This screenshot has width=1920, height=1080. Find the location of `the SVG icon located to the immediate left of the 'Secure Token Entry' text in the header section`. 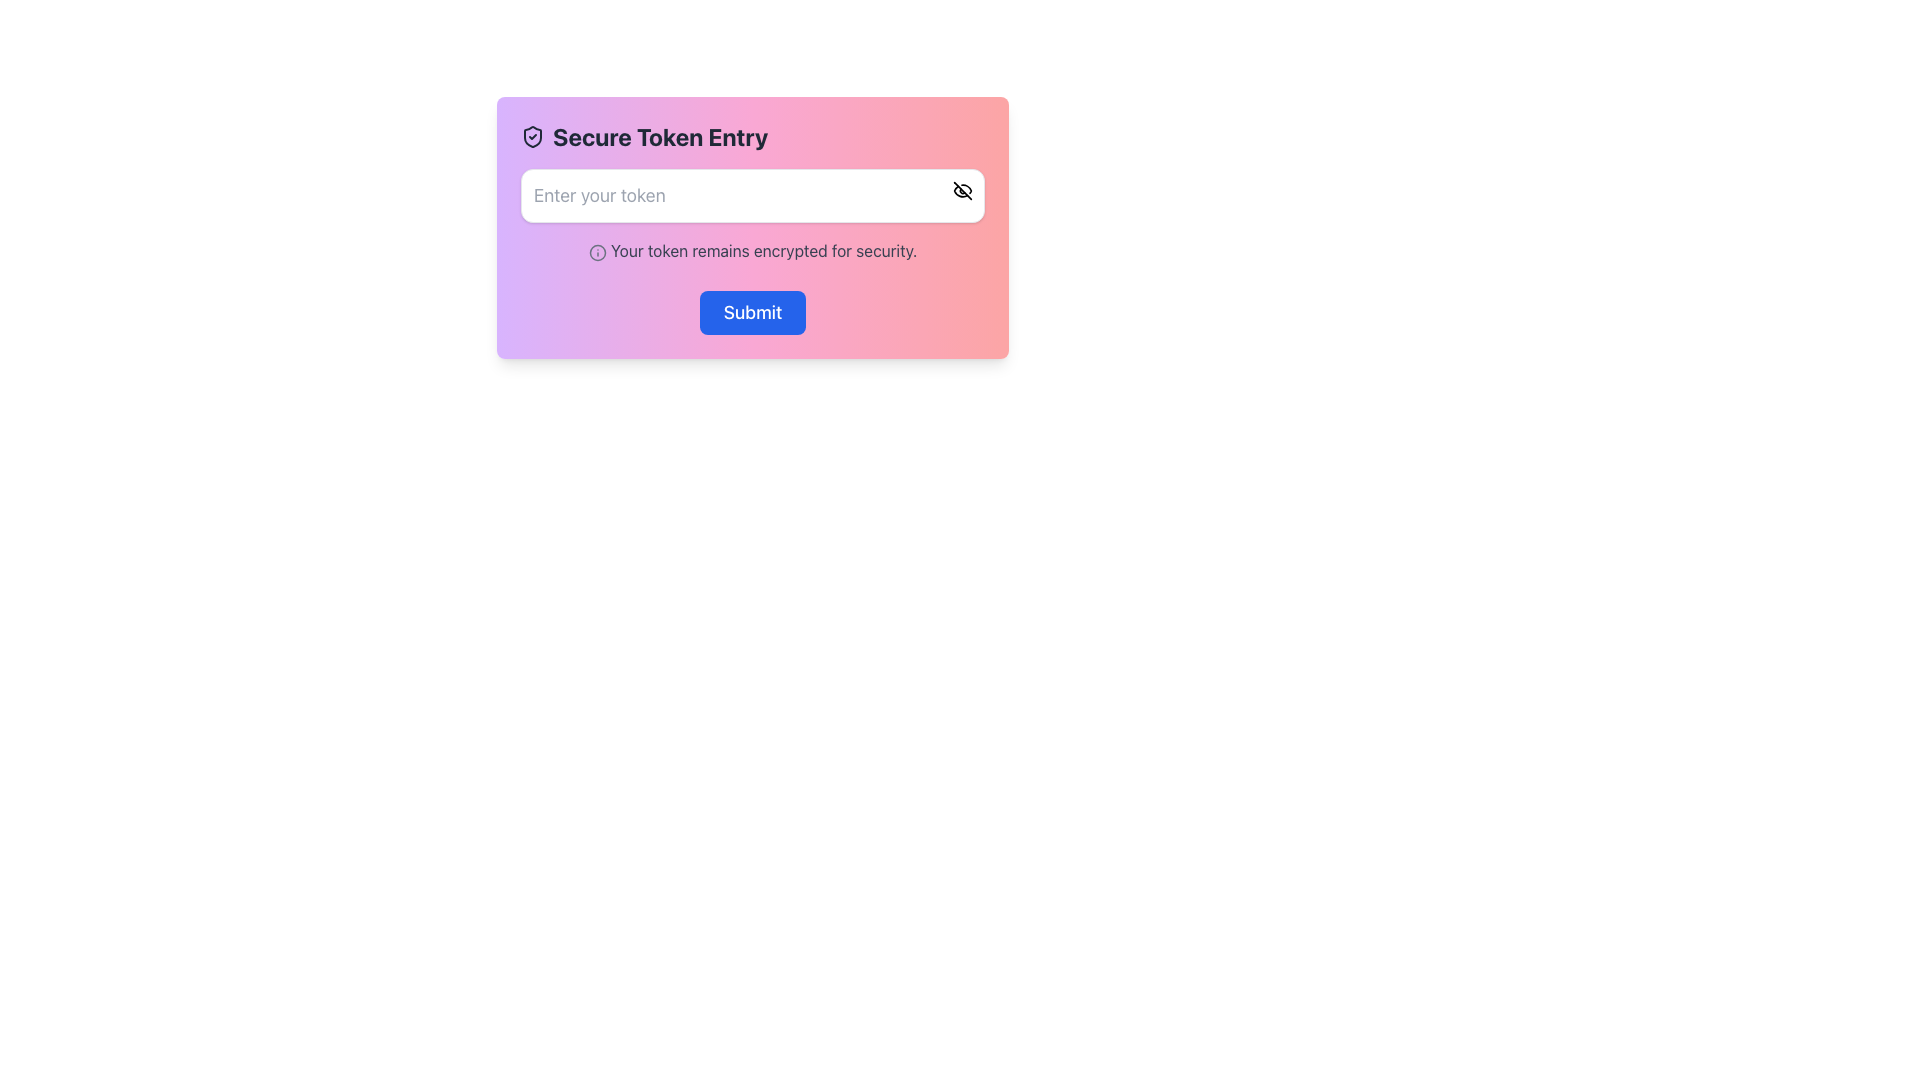

the SVG icon located to the immediate left of the 'Secure Token Entry' text in the header section is located at coordinates (532, 136).